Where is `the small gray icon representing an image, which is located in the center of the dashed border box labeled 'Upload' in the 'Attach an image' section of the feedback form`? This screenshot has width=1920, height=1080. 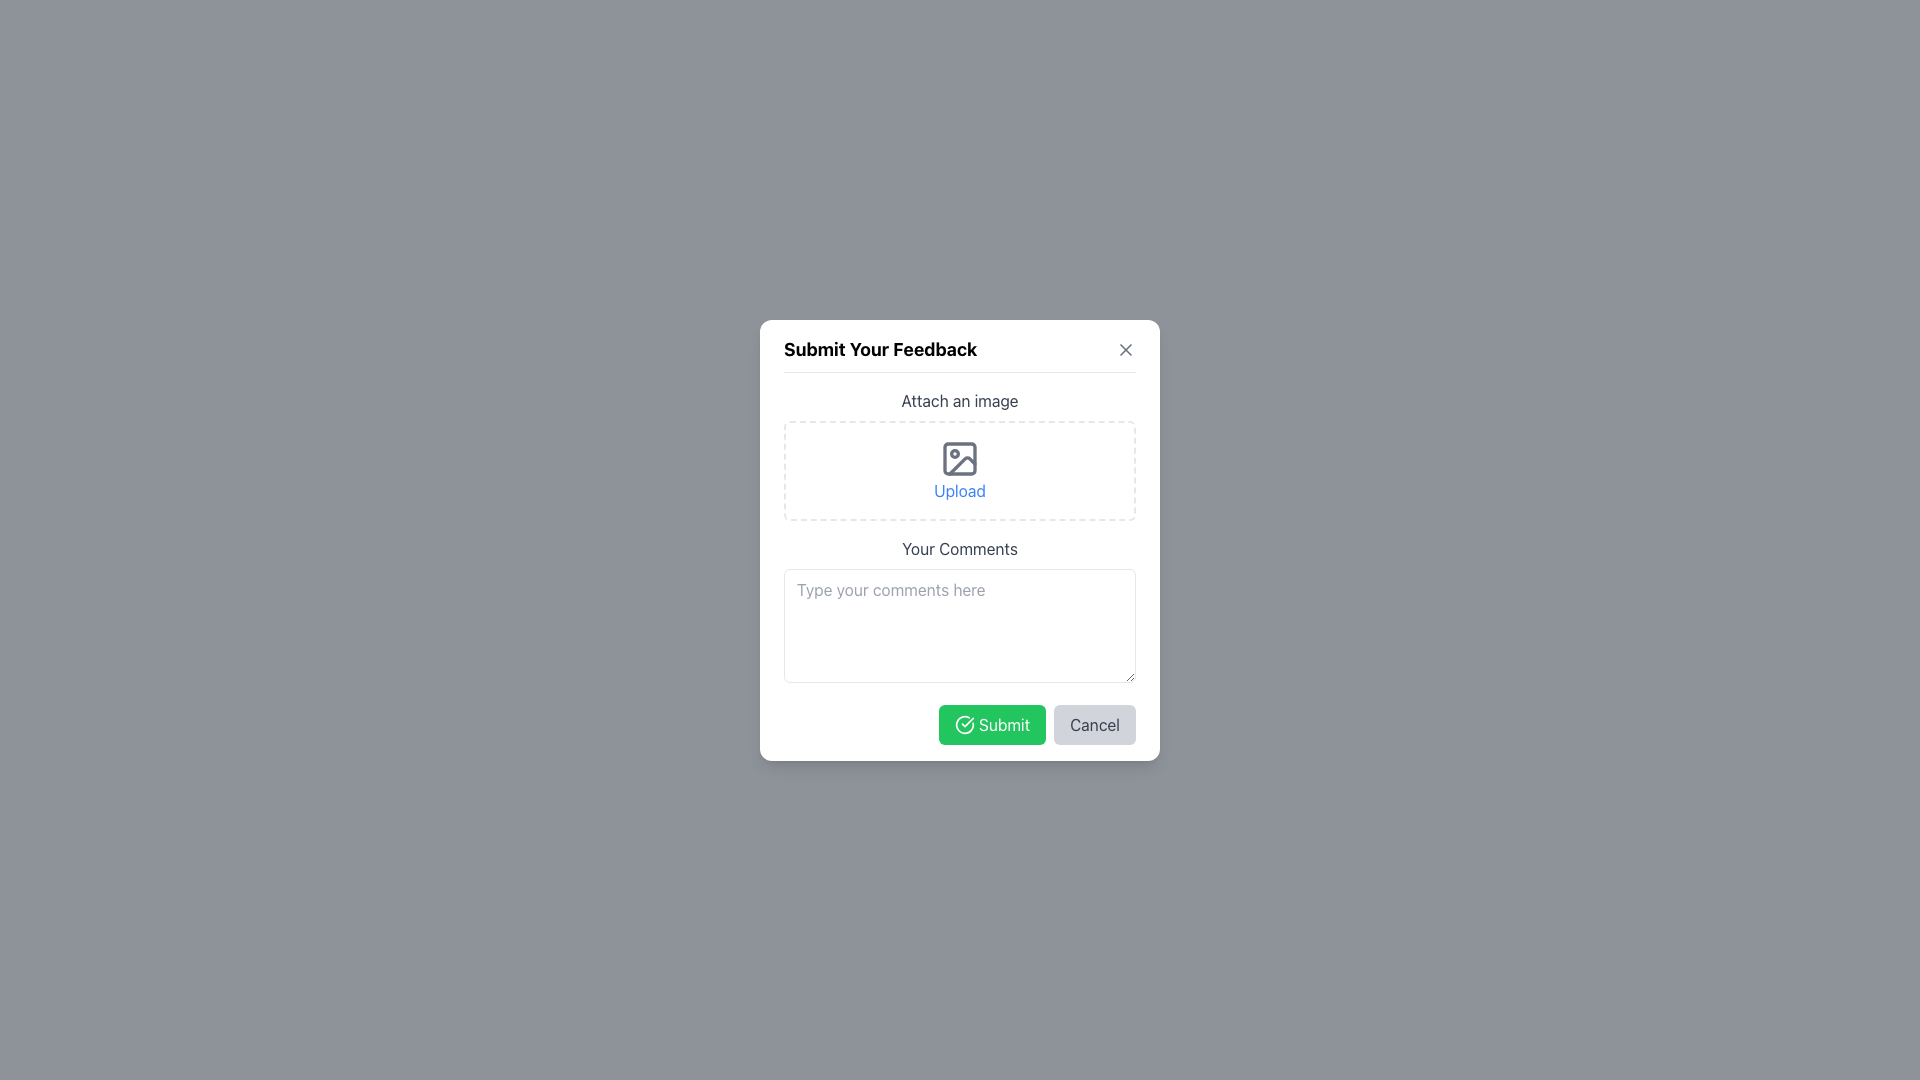 the small gray icon representing an image, which is located in the center of the dashed border box labeled 'Upload' in the 'Attach an image' section of the feedback form is located at coordinates (960, 458).